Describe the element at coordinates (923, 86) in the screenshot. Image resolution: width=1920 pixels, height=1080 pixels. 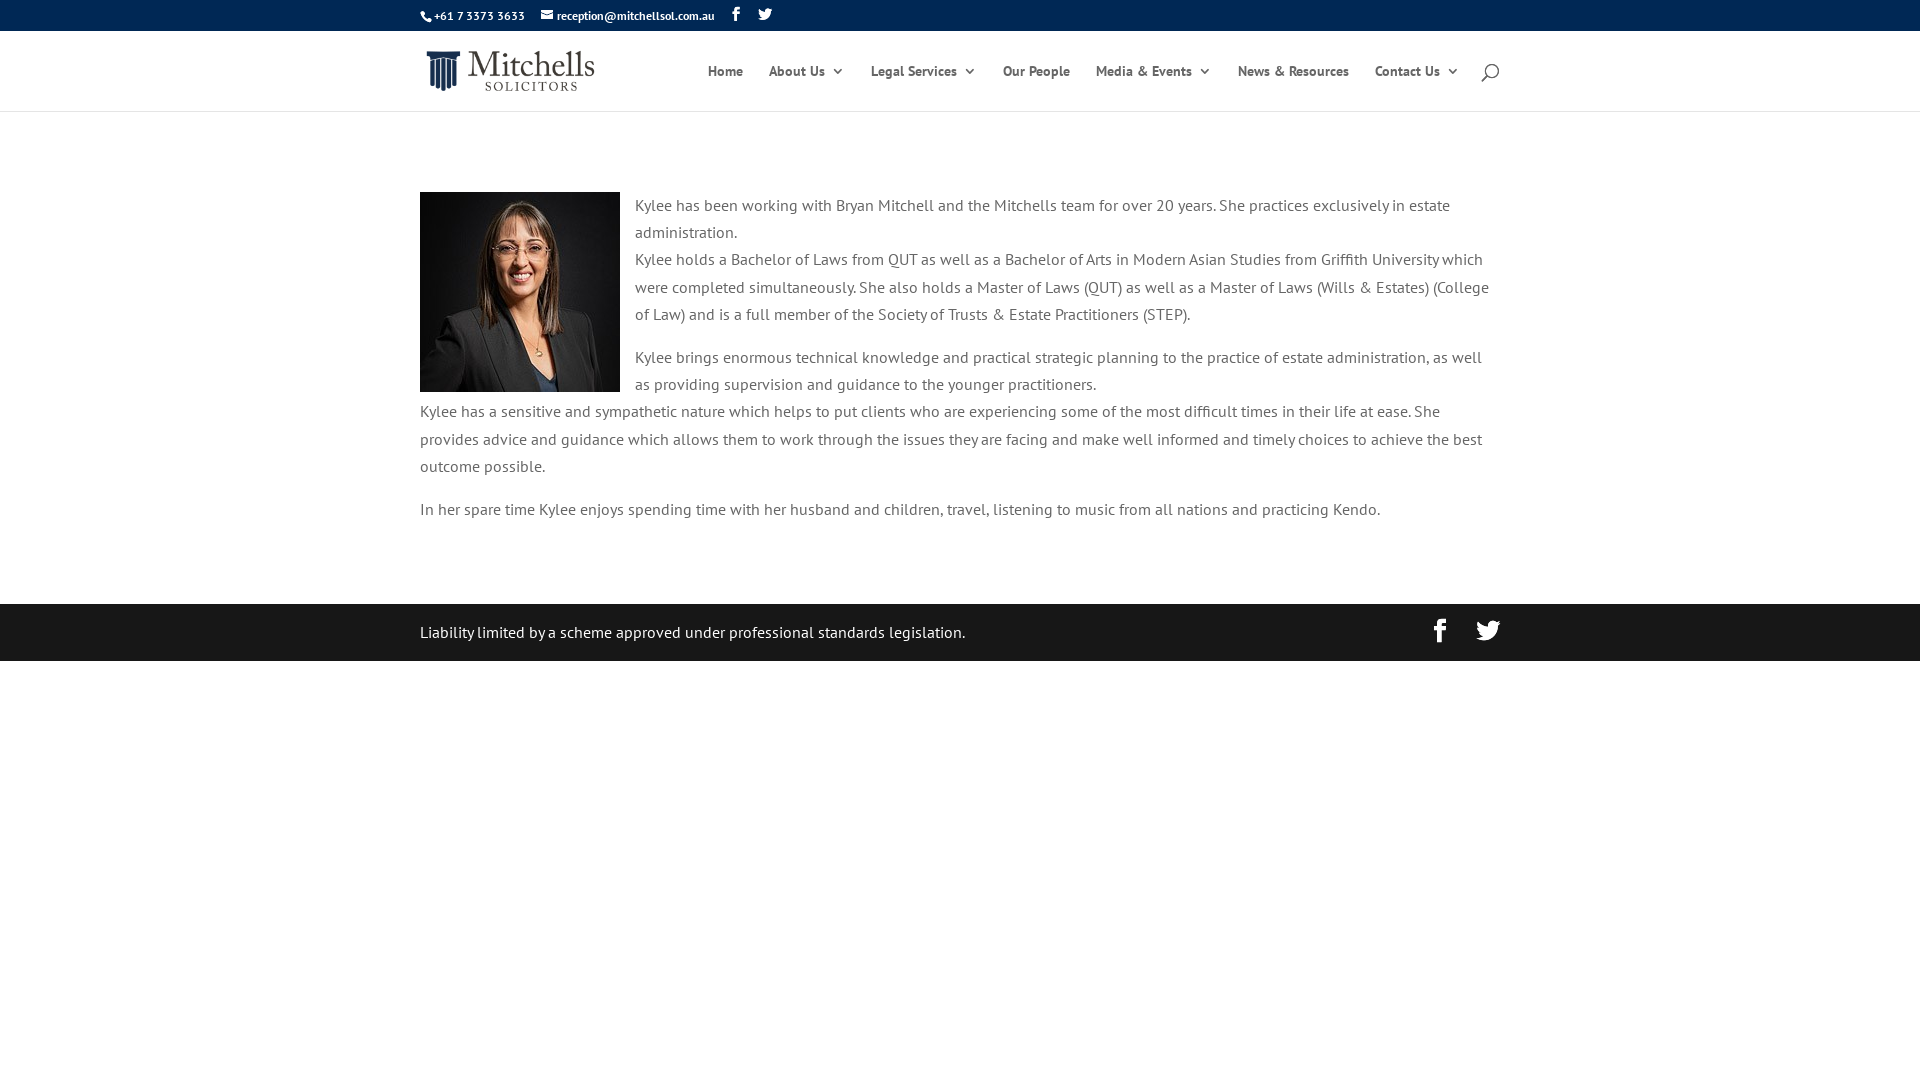
I see `'Legal Services'` at that location.